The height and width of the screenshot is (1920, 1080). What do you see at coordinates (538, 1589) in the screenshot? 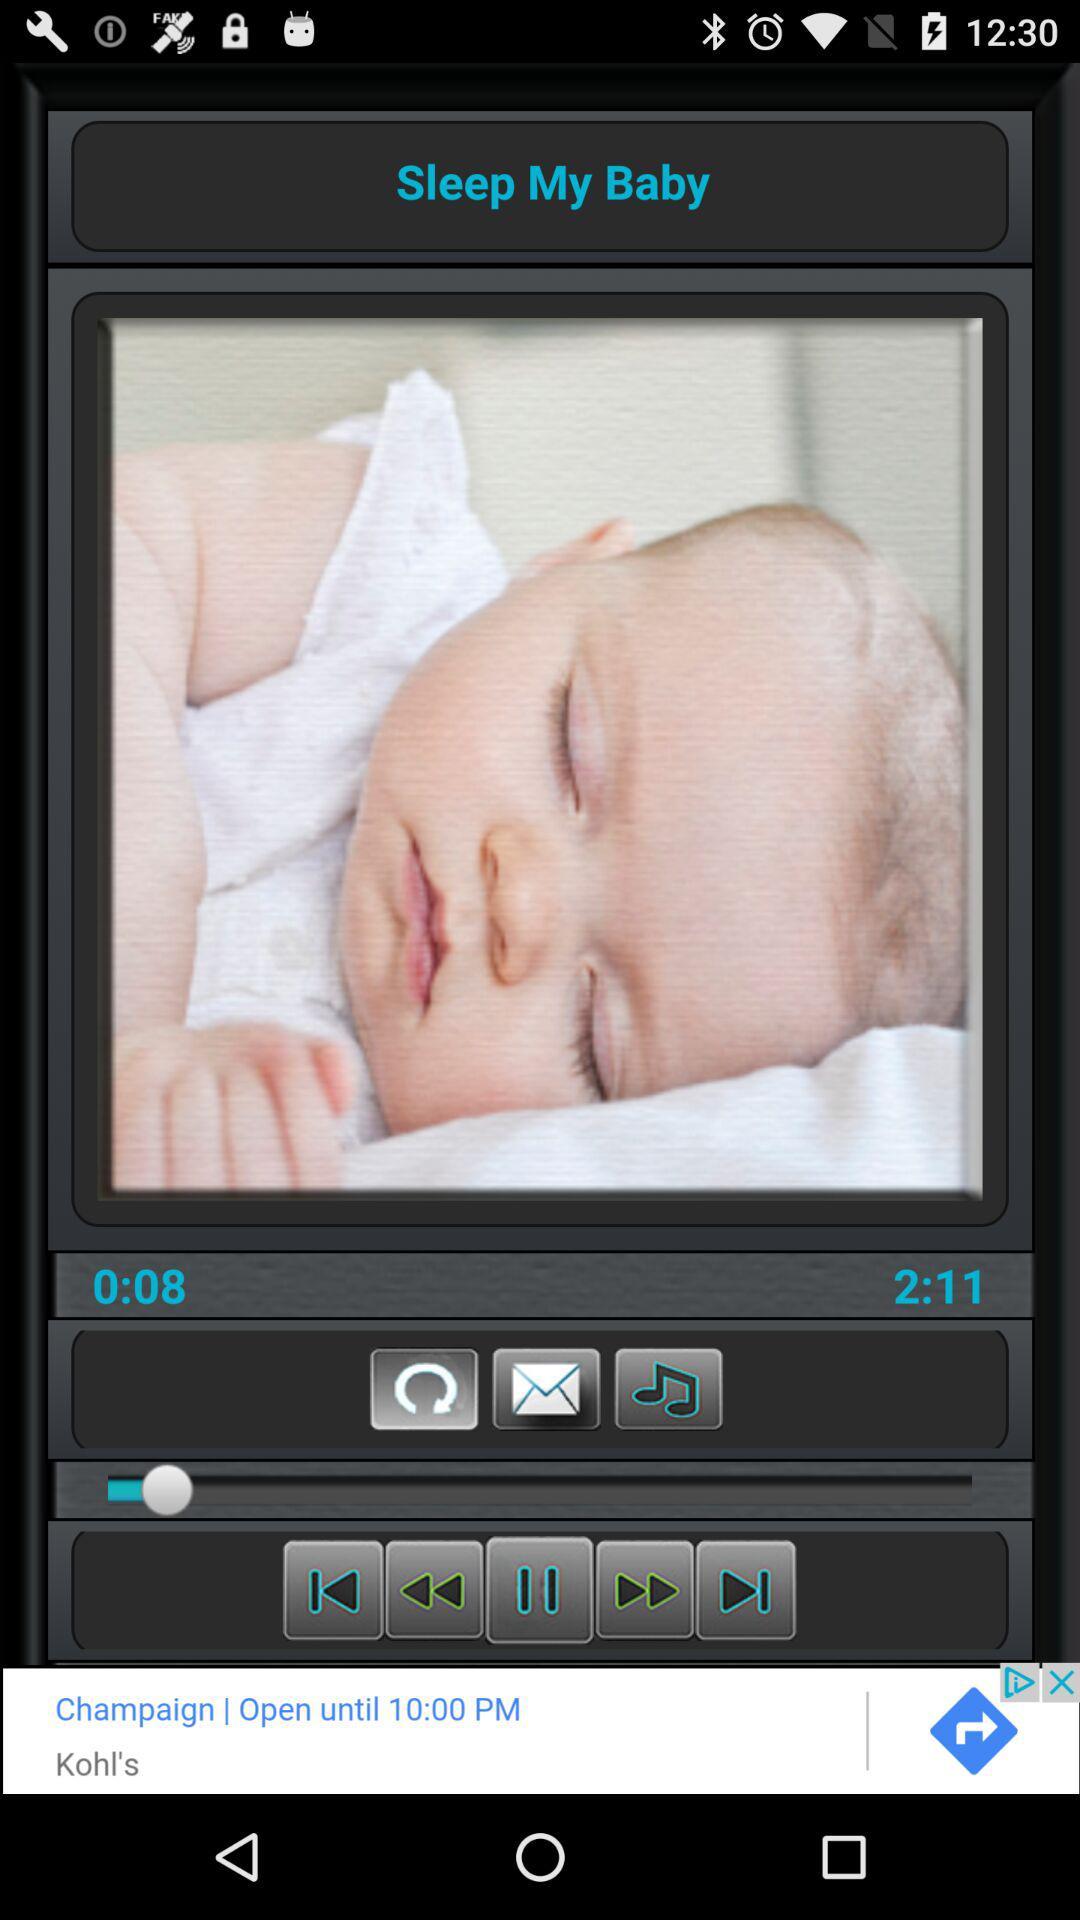
I see `pause music` at bounding box center [538, 1589].